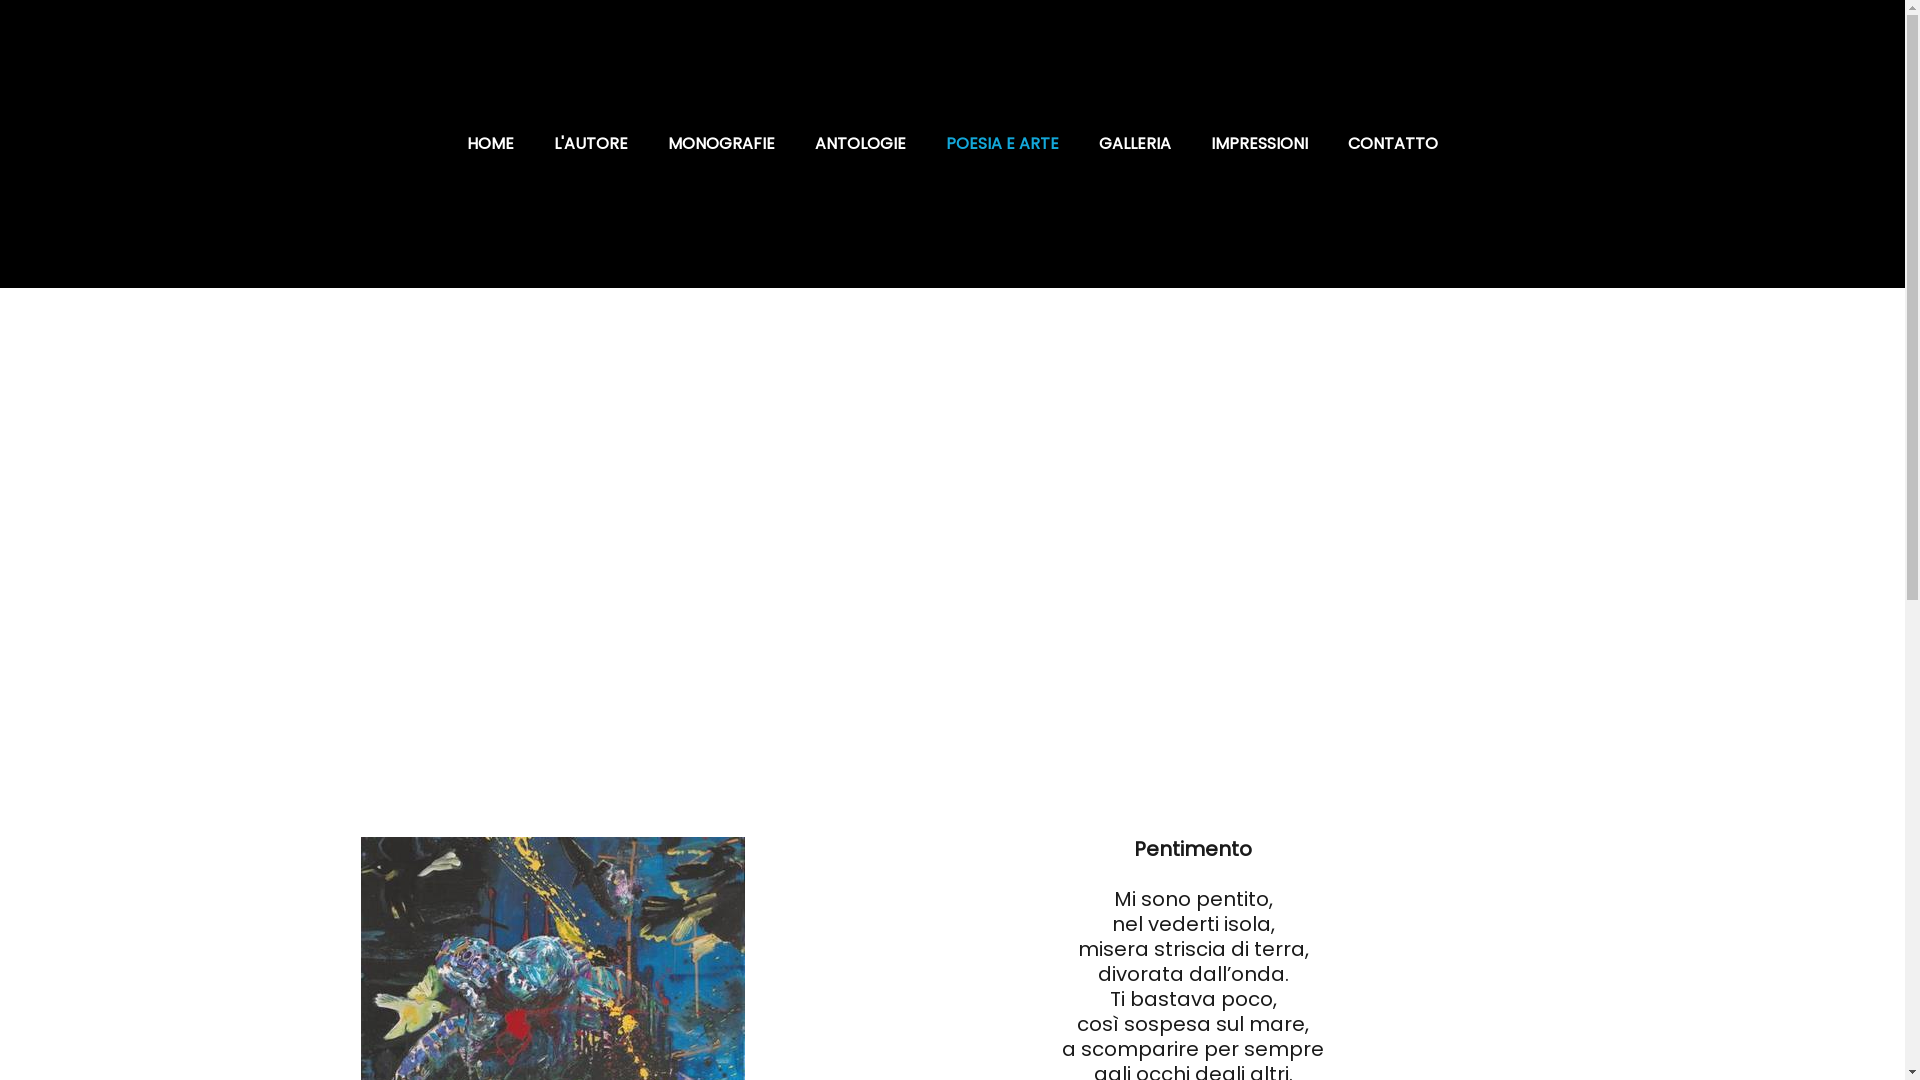 This screenshot has width=1920, height=1080. Describe the element at coordinates (490, 142) in the screenshot. I see `'HOME'` at that location.